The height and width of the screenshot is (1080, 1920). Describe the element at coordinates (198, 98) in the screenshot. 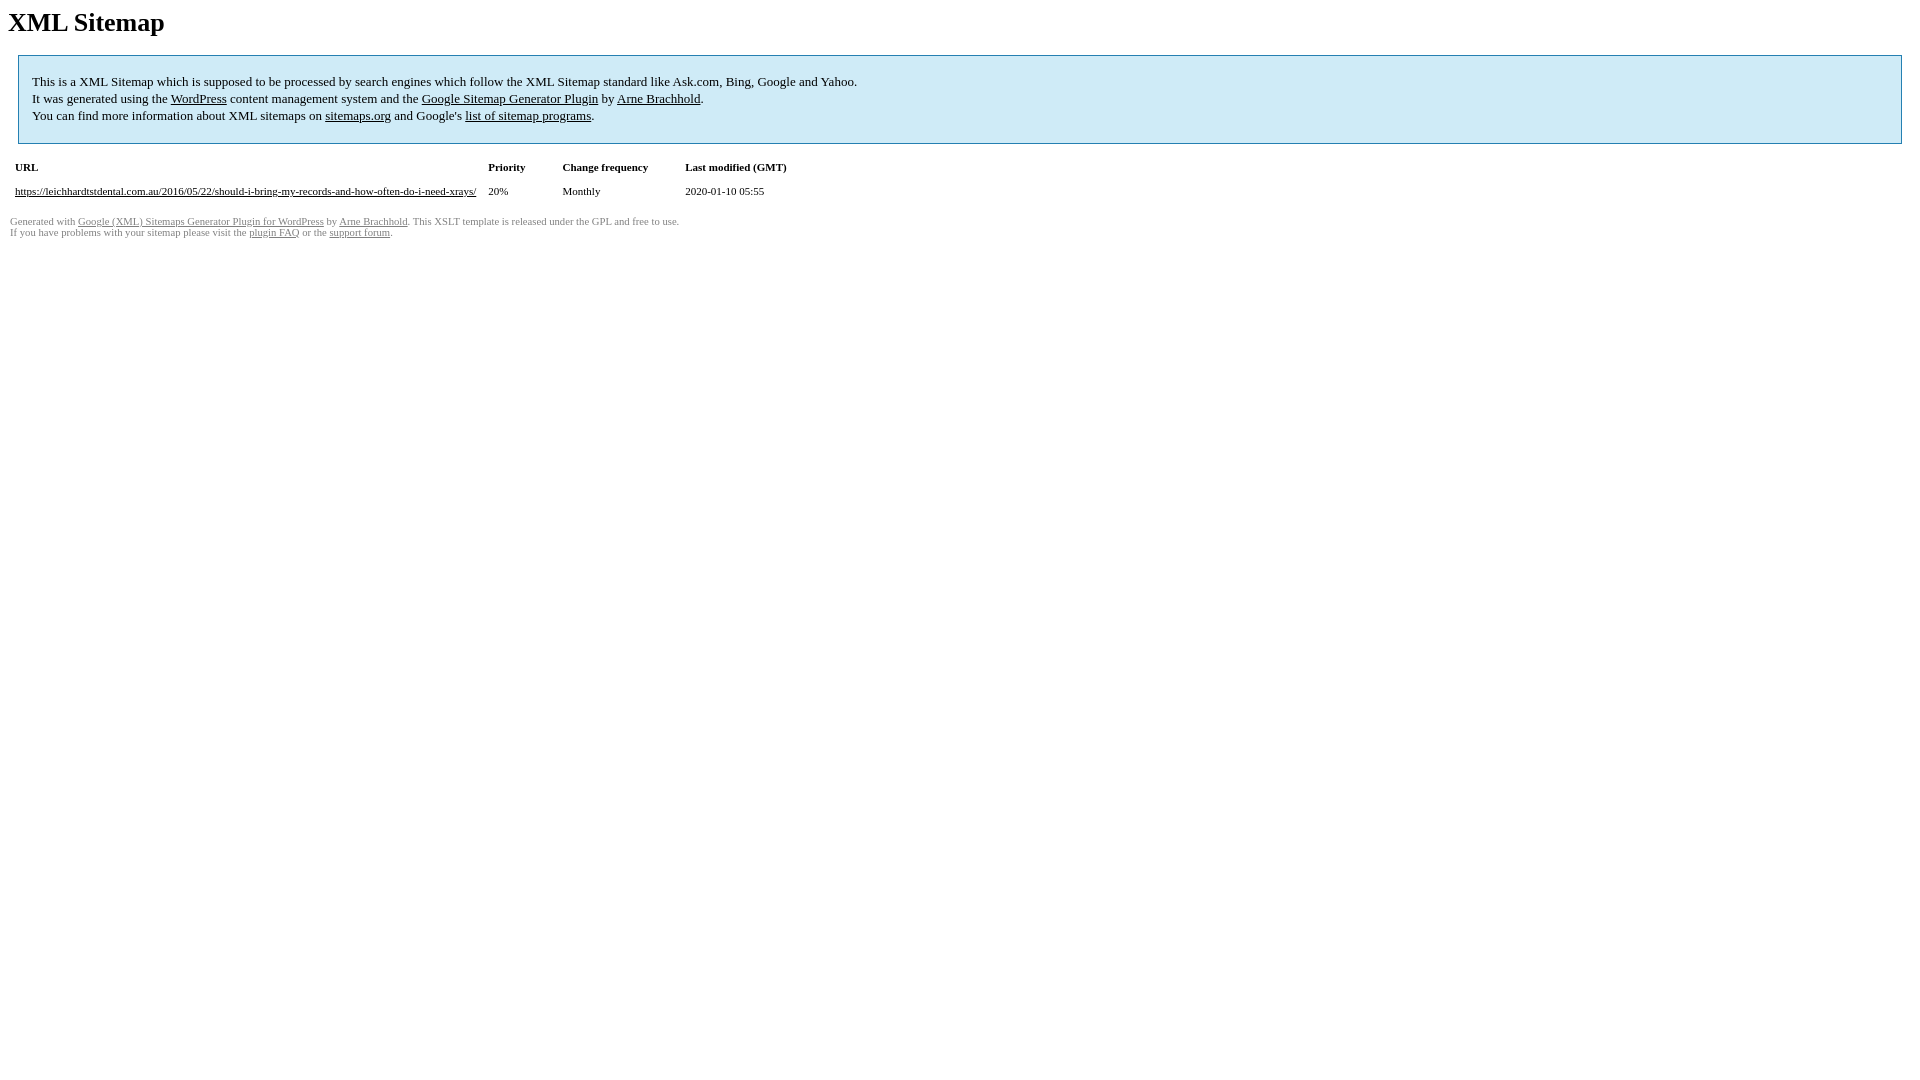

I see `'WordPress'` at that location.